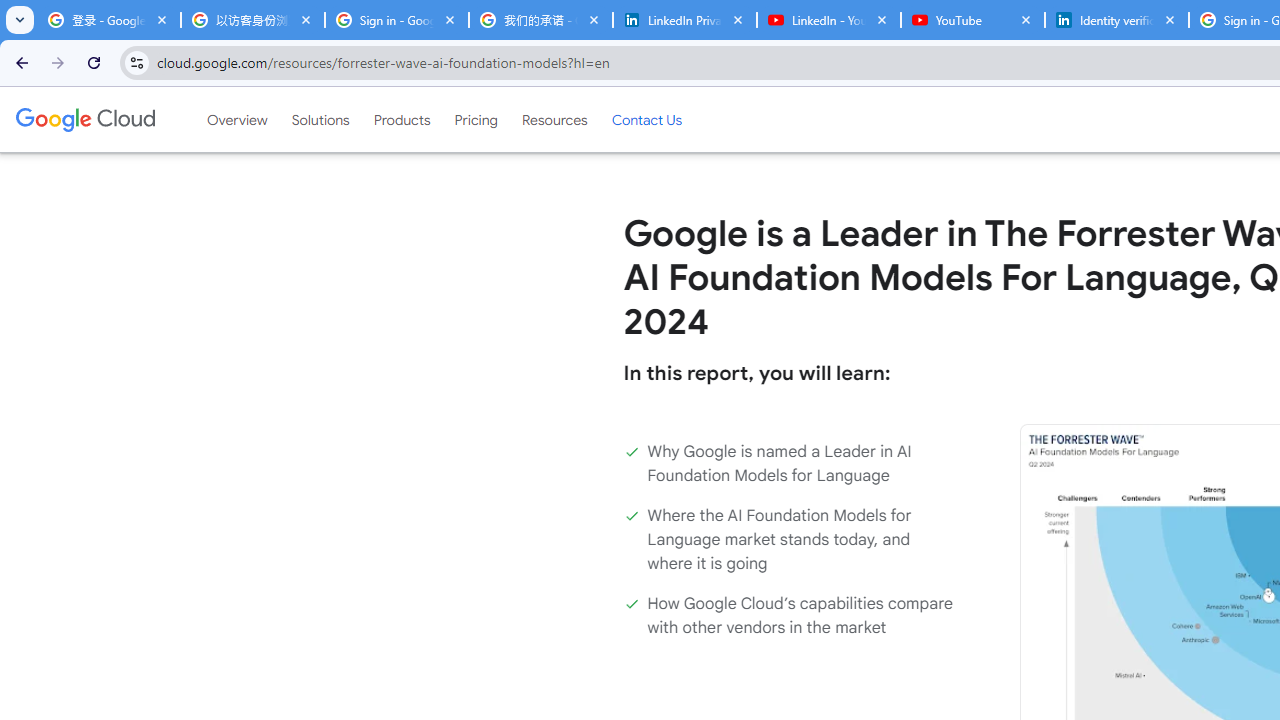  Describe the element at coordinates (320, 119) in the screenshot. I see `'Solutions'` at that location.